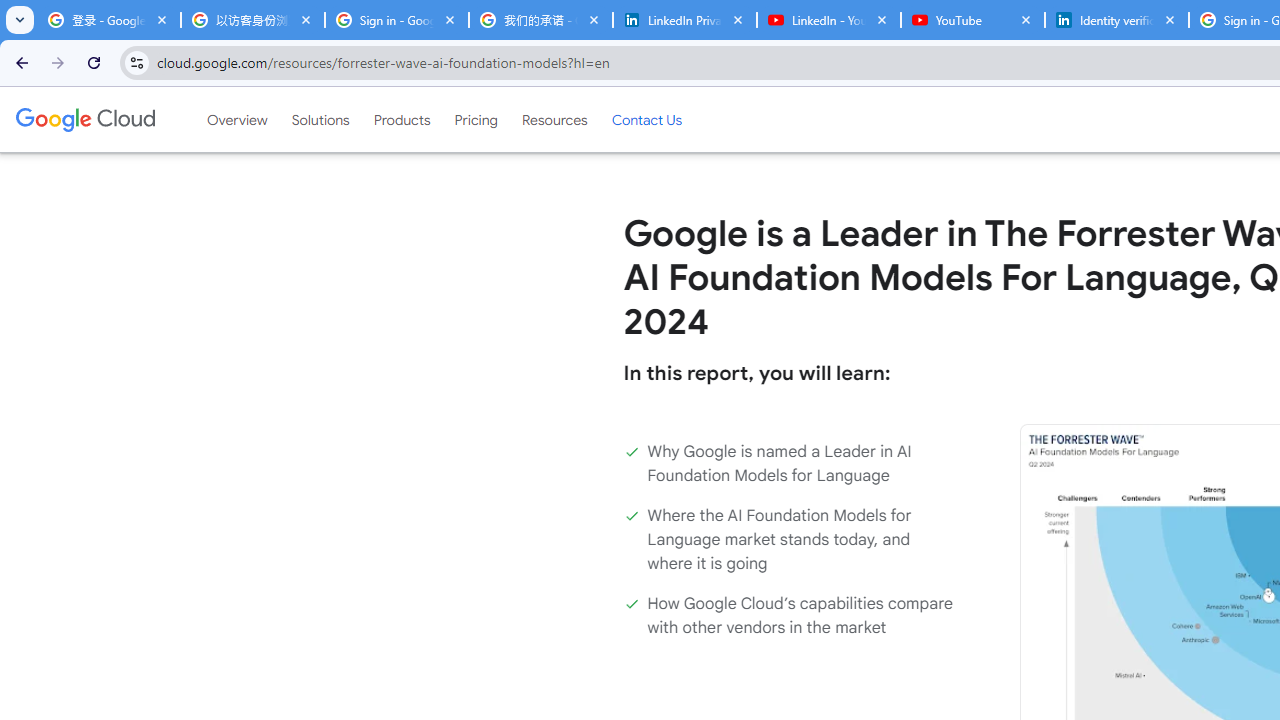  Describe the element at coordinates (320, 119) in the screenshot. I see `'Solutions'` at that location.